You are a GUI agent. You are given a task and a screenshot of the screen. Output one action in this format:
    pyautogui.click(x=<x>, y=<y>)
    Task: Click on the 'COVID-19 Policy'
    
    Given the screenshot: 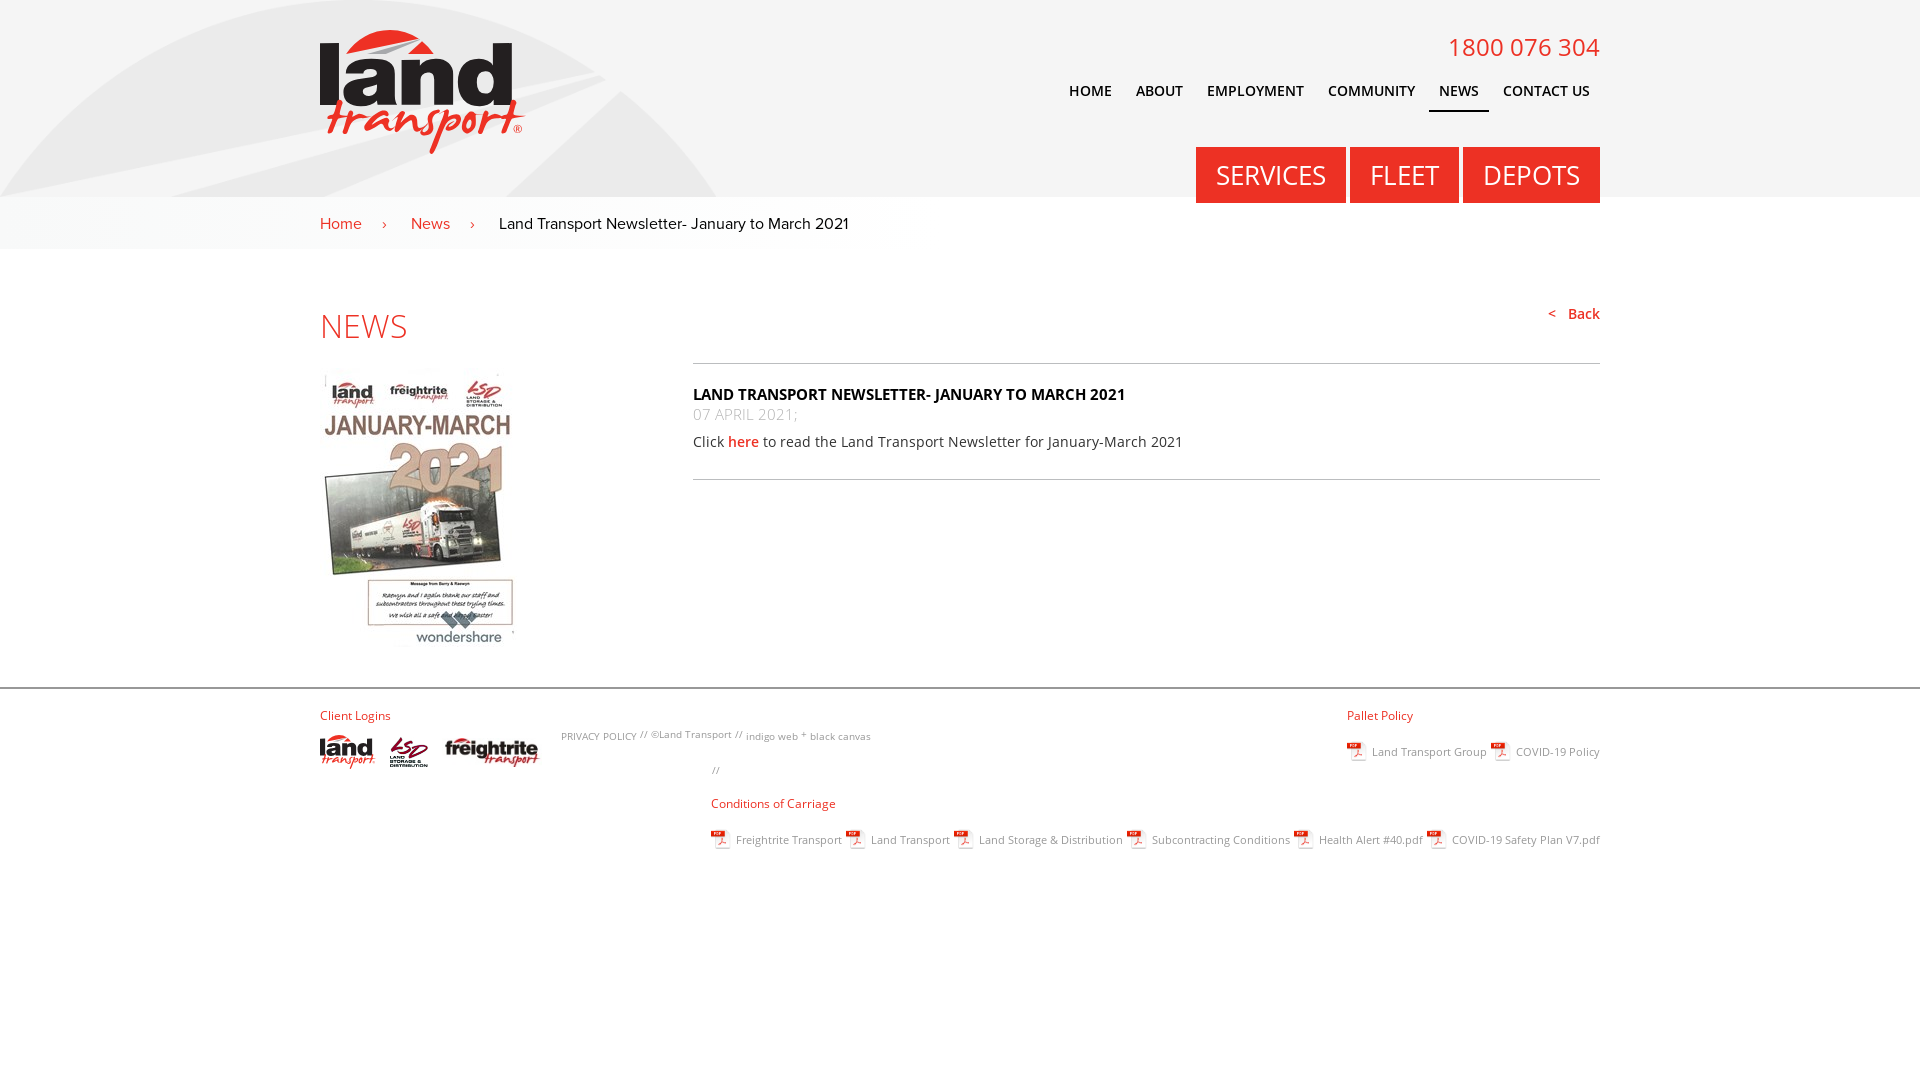 What is the action you would take?
    pyautogui.click(x=1544, y=753)
    